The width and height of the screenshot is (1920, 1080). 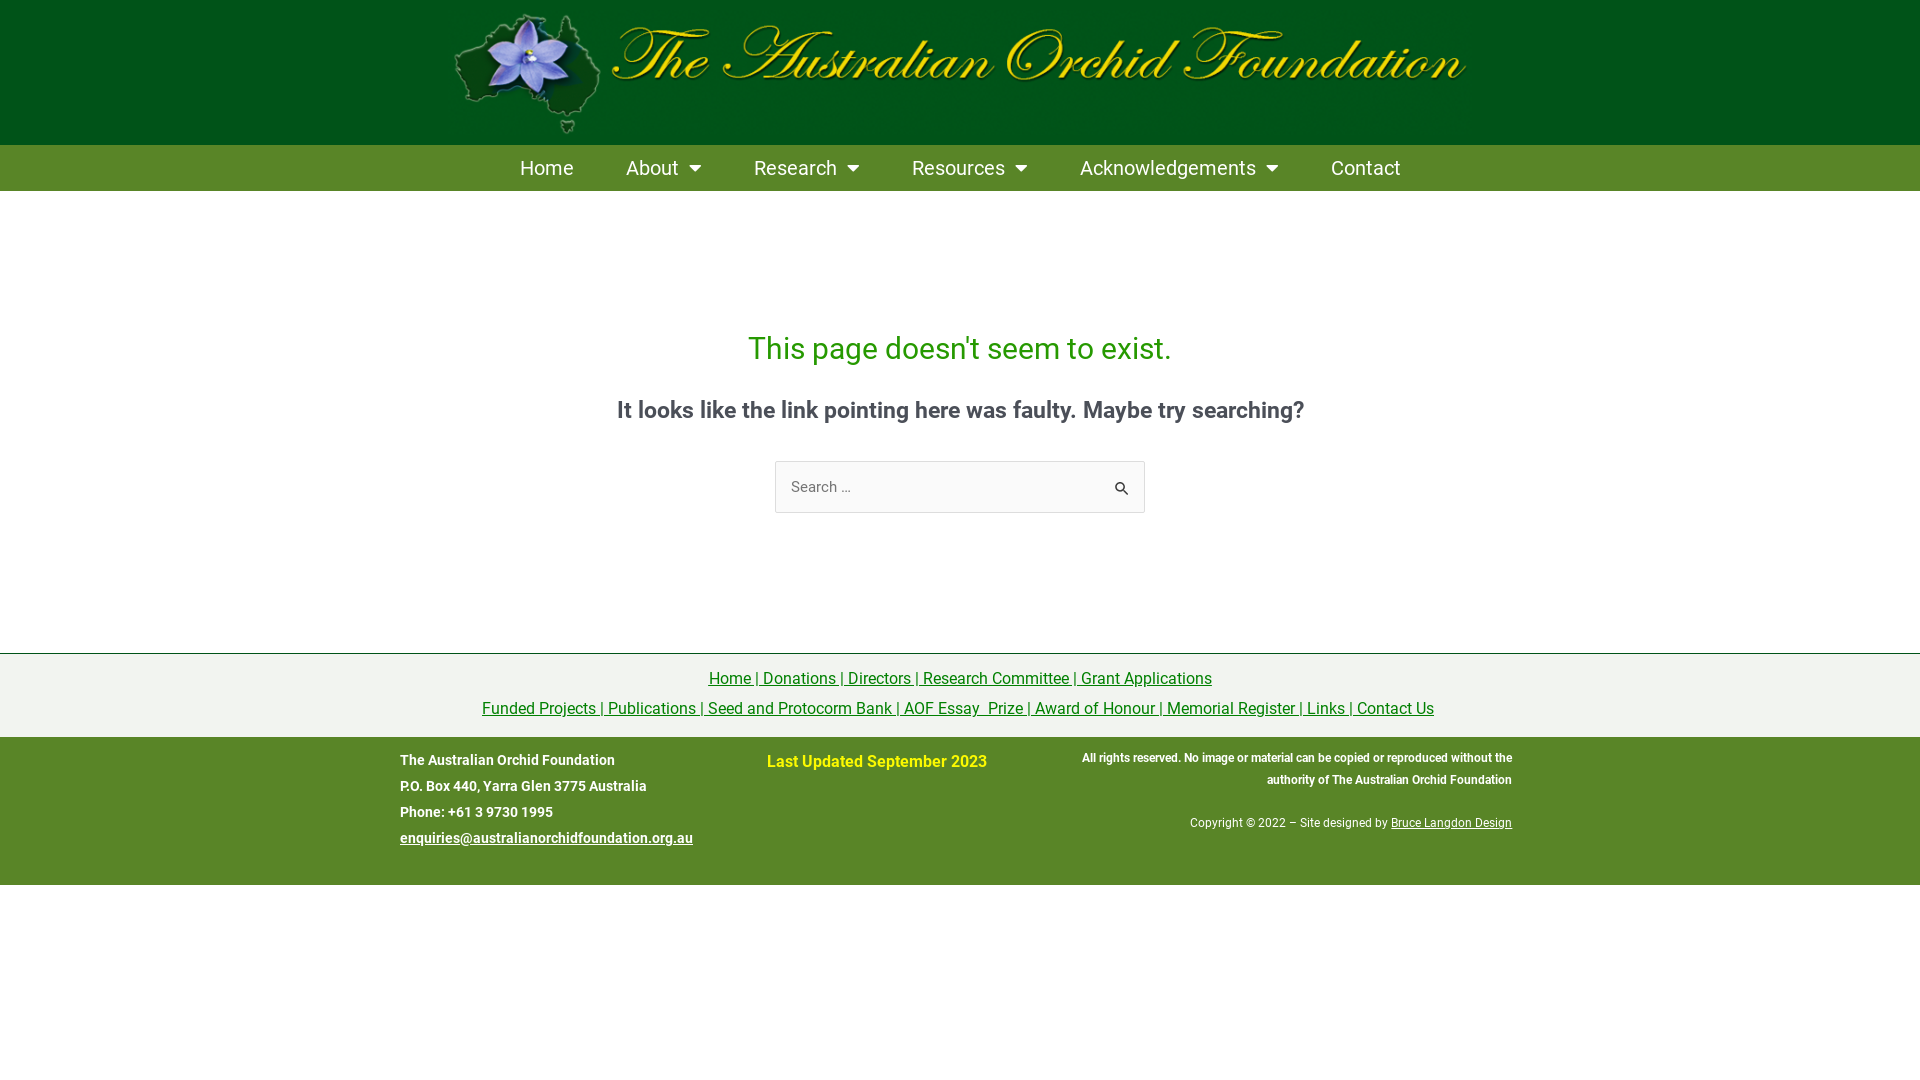 I want to click on 'Research Committee', so click(x=994, y=677).